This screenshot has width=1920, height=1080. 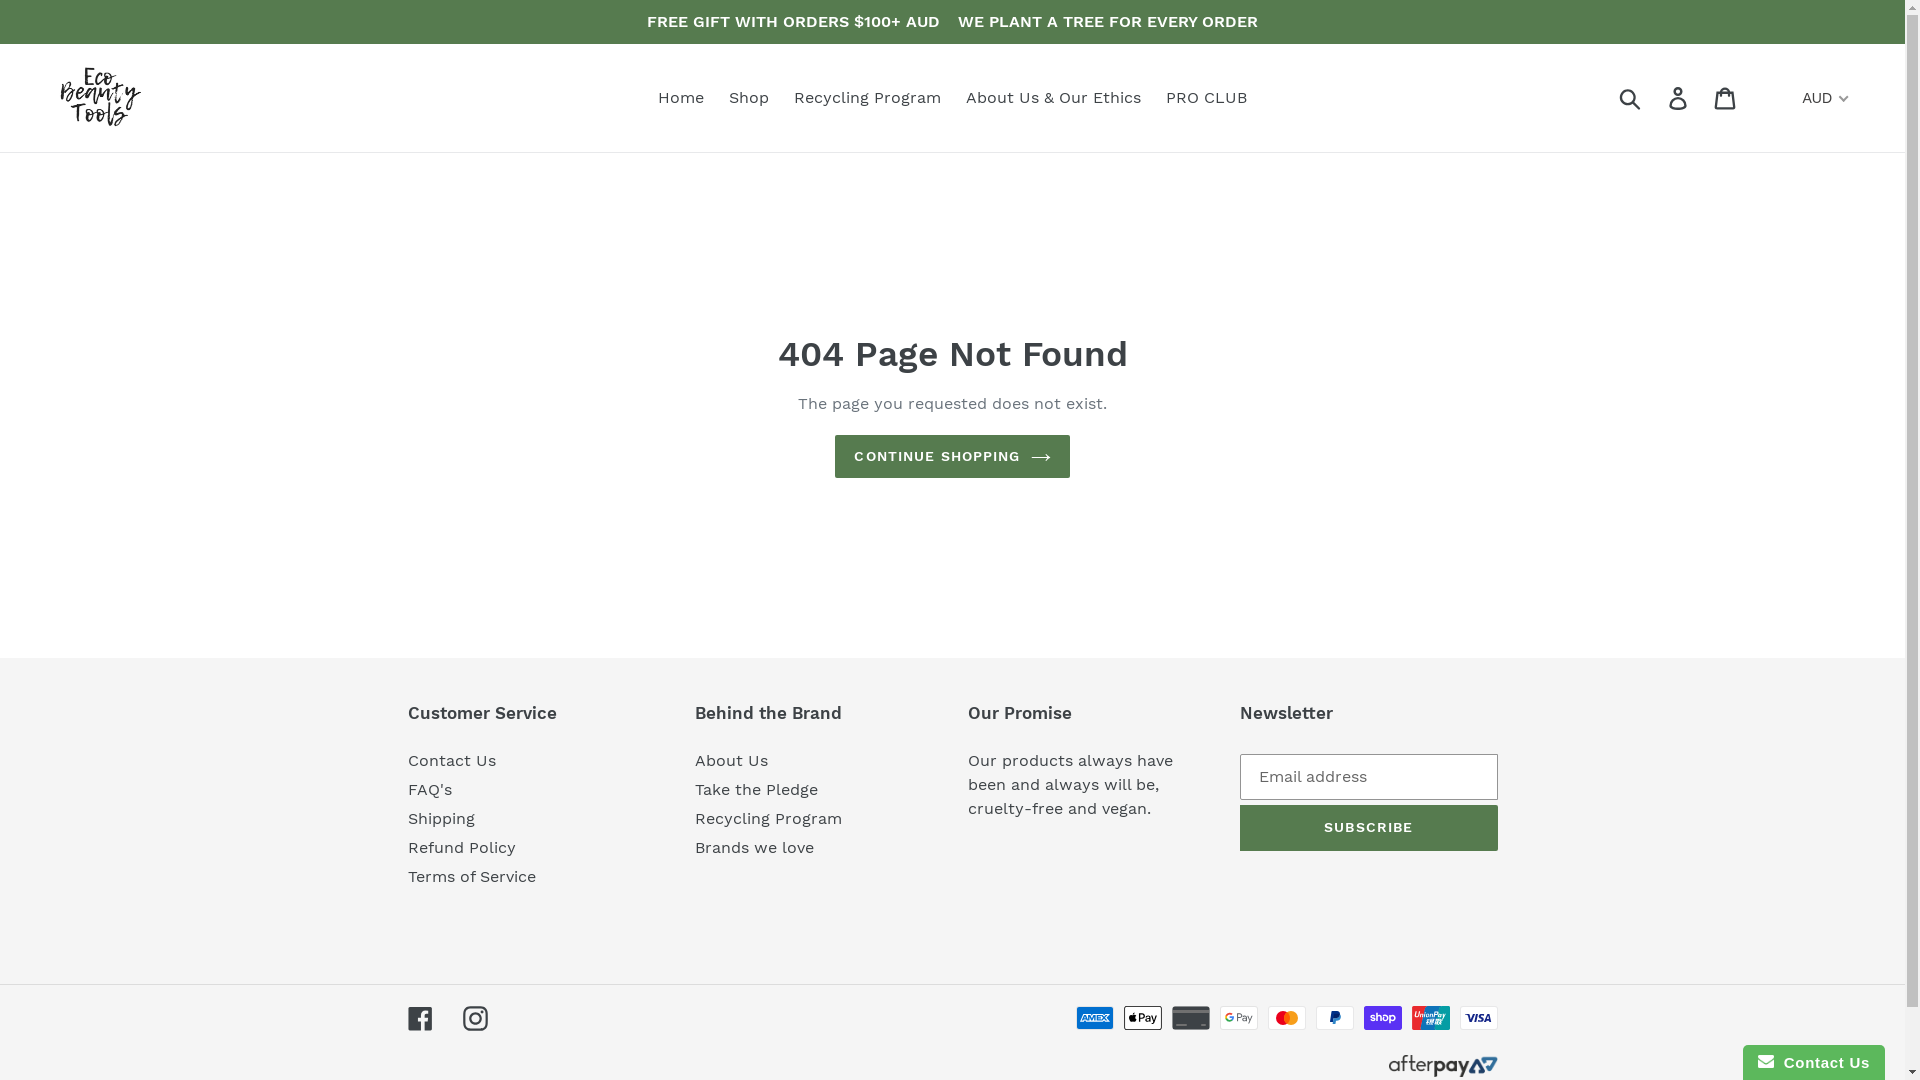 What do you see at coordinates (460, 847) in the screenshot?
I see `'Refund Policy'` at bounding box center [460, 847].